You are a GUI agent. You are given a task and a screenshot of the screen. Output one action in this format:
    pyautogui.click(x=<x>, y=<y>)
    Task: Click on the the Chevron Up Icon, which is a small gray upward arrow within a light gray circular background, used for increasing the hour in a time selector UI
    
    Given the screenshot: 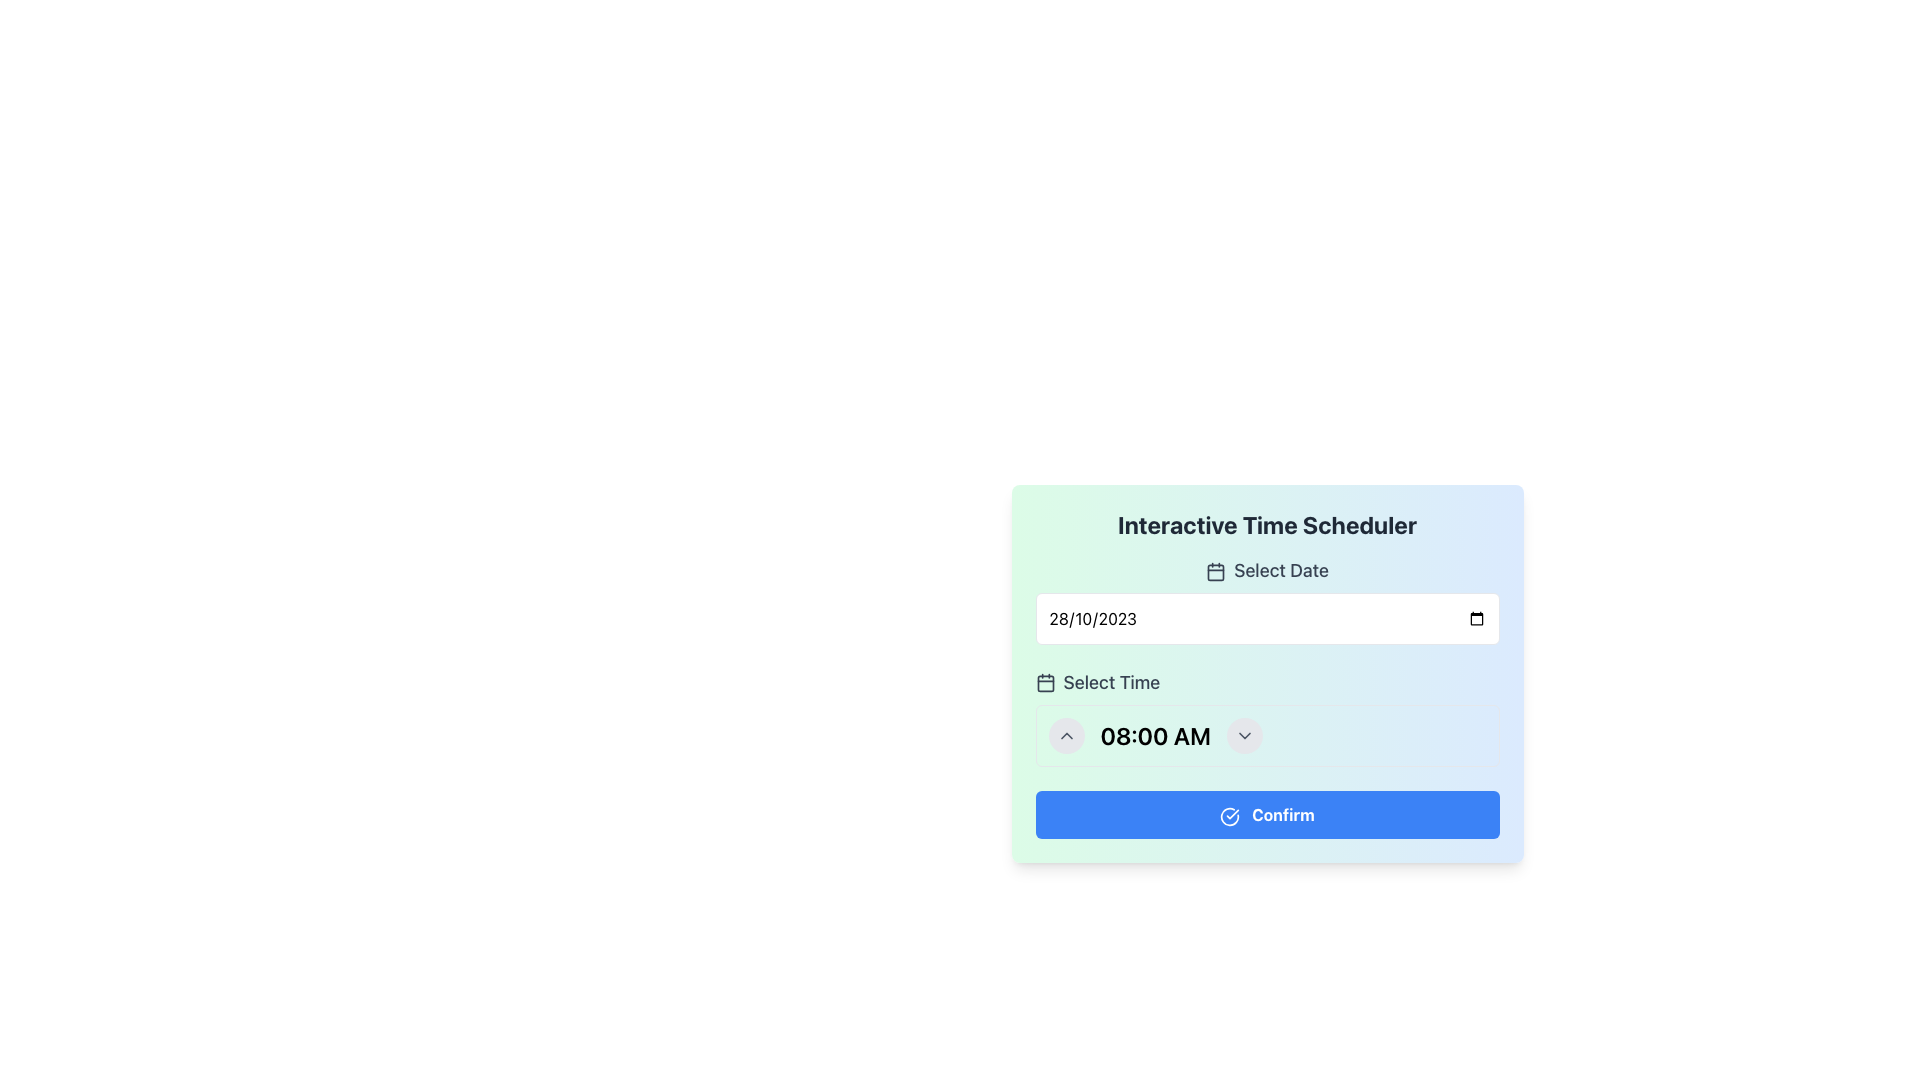 What is the action you would take?
    pyautogui.click(x=1065, y=736)
    